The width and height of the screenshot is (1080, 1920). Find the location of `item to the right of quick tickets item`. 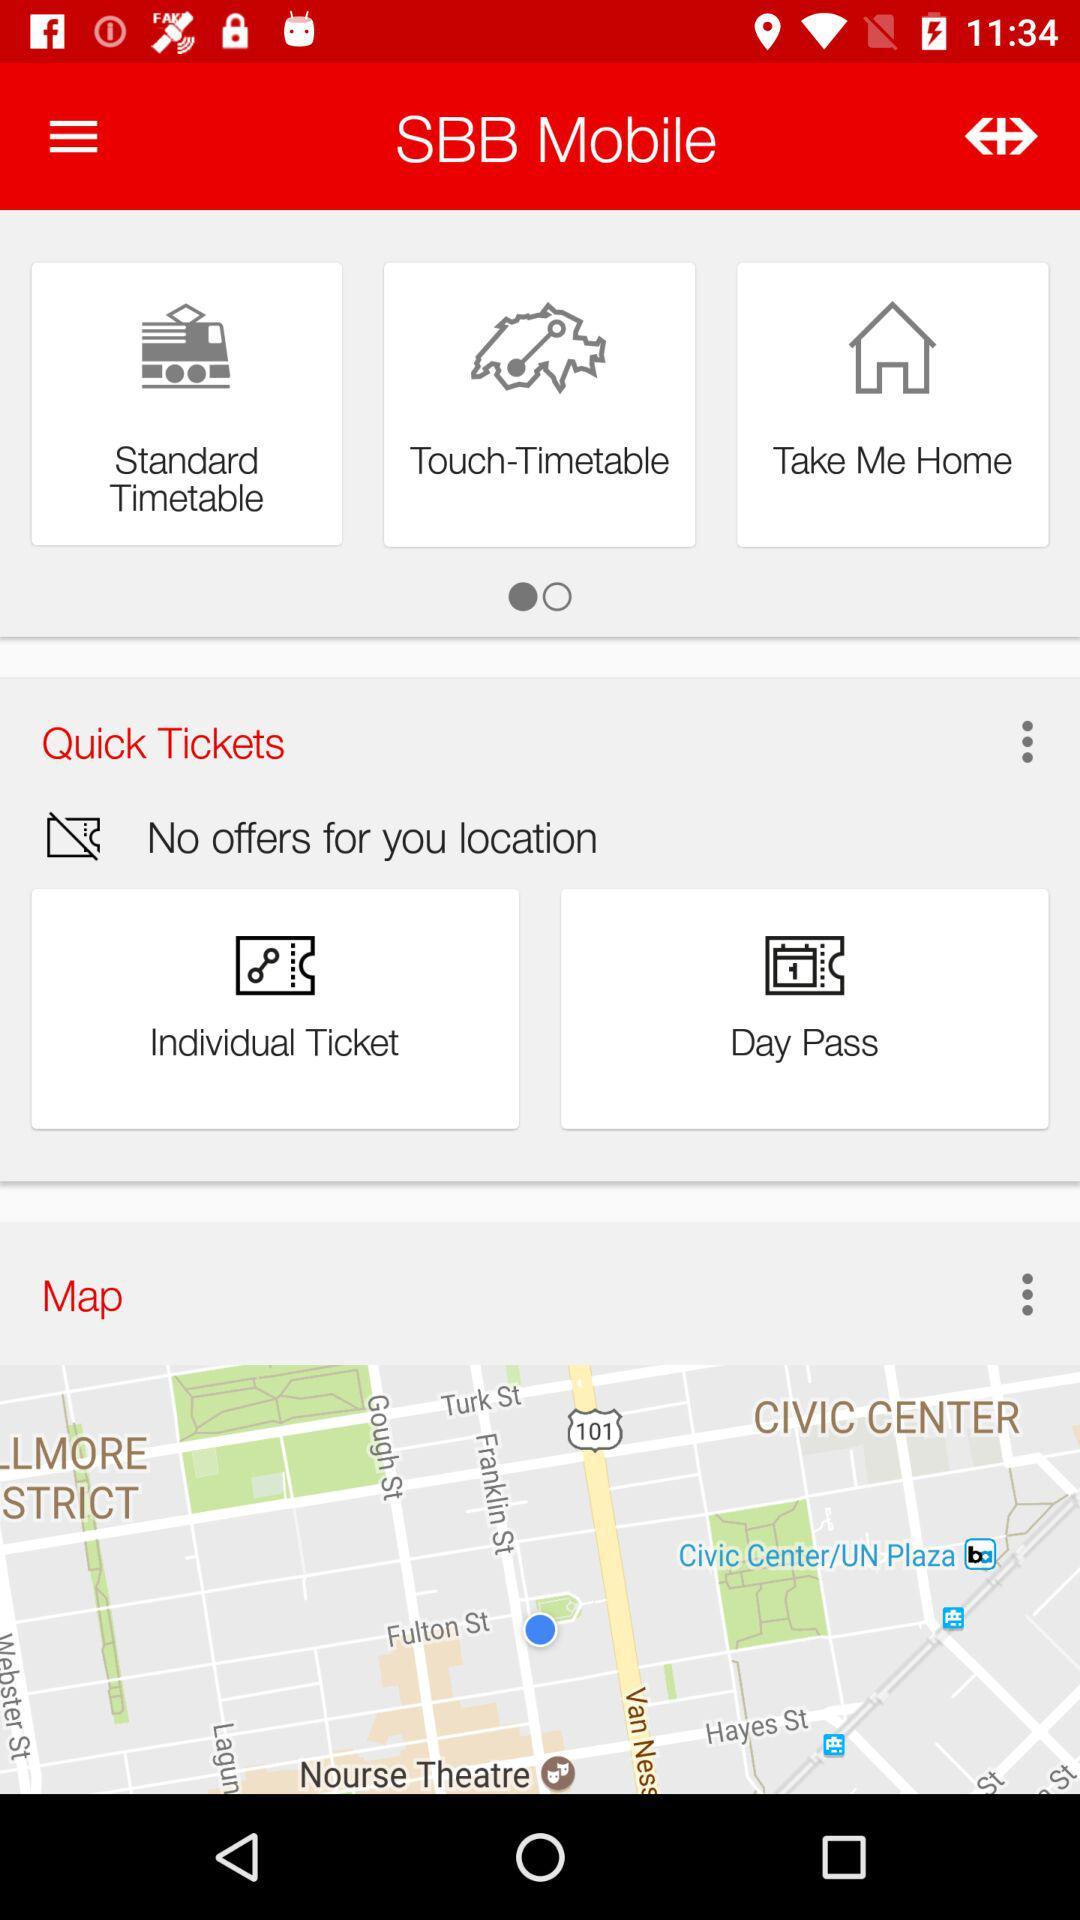

item to the right of quick tickets item is located at coordinates (1019, 740).